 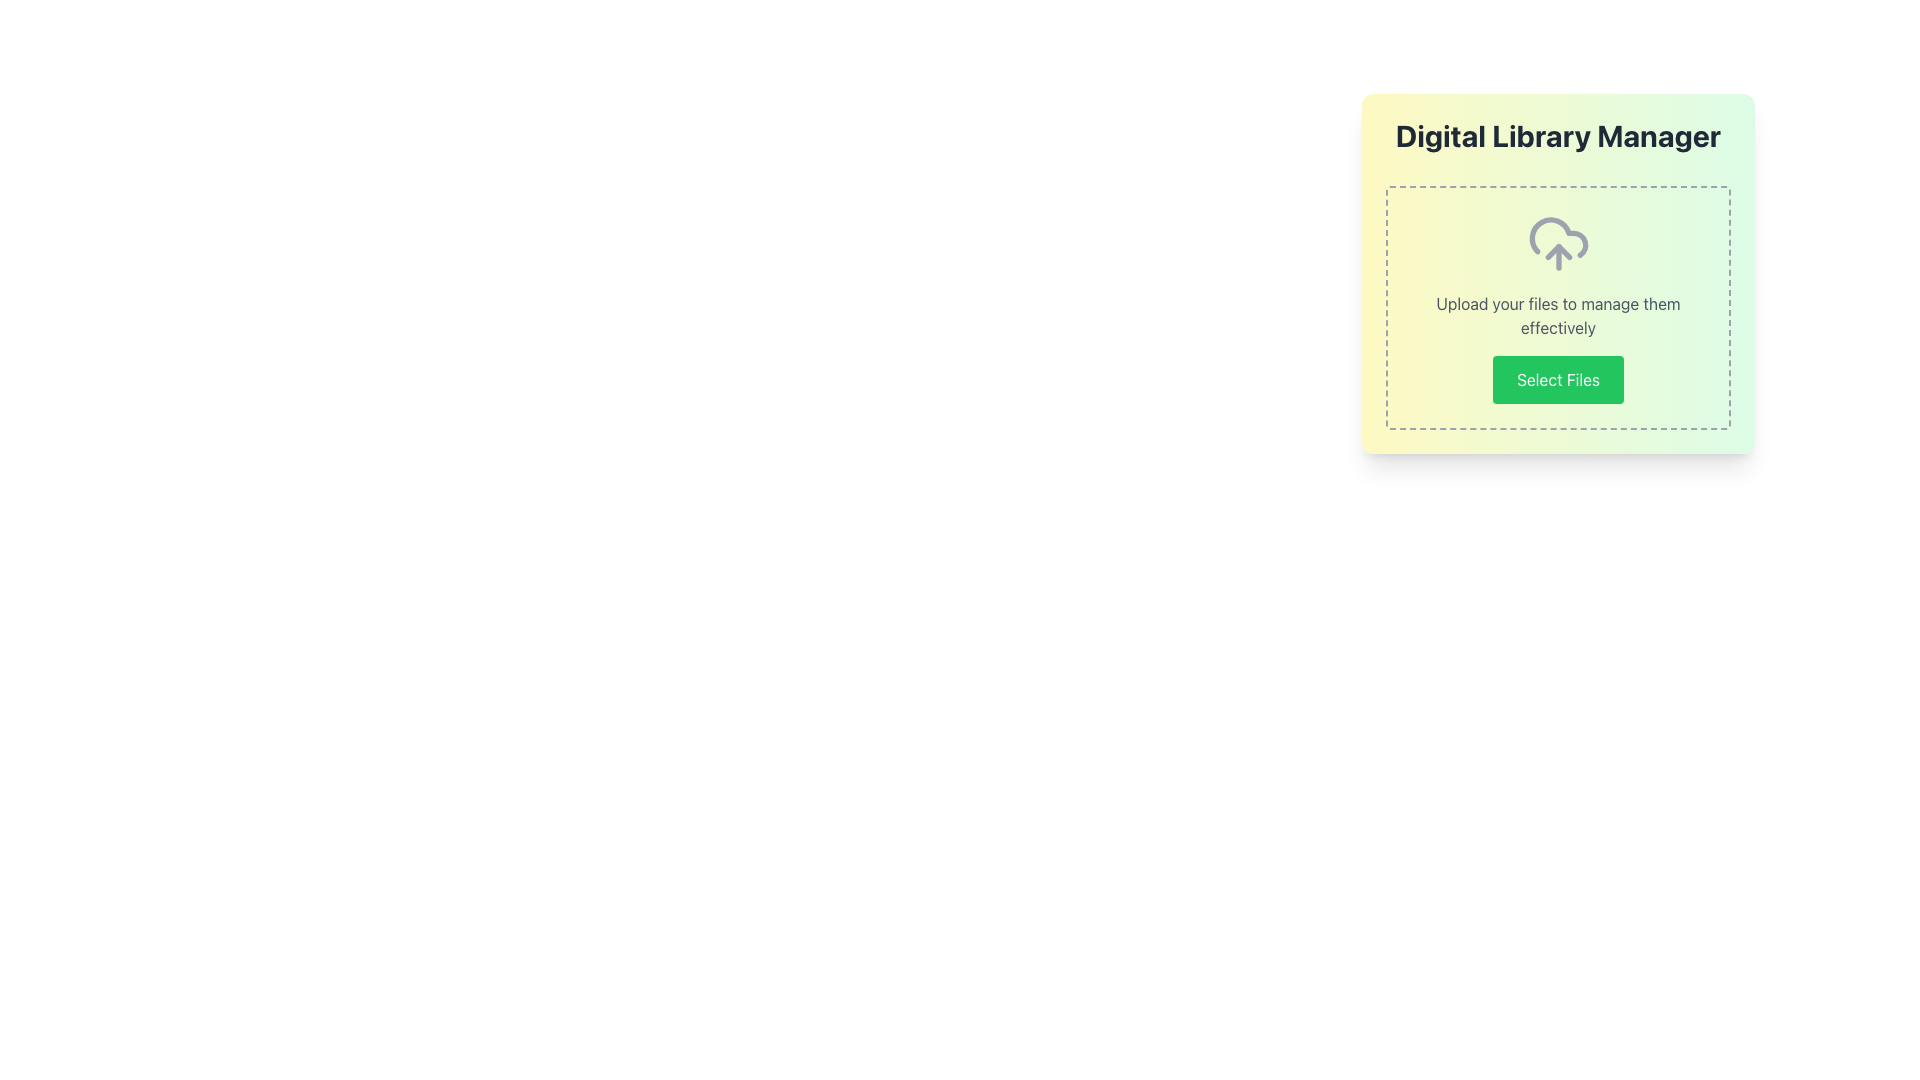 What do you see at coordinates (1557, 250) in the screenshot?
I see `the upward-pointing triangular arrow icon located within the cloud-shaped upload section` at bounding box center [1557, 250].